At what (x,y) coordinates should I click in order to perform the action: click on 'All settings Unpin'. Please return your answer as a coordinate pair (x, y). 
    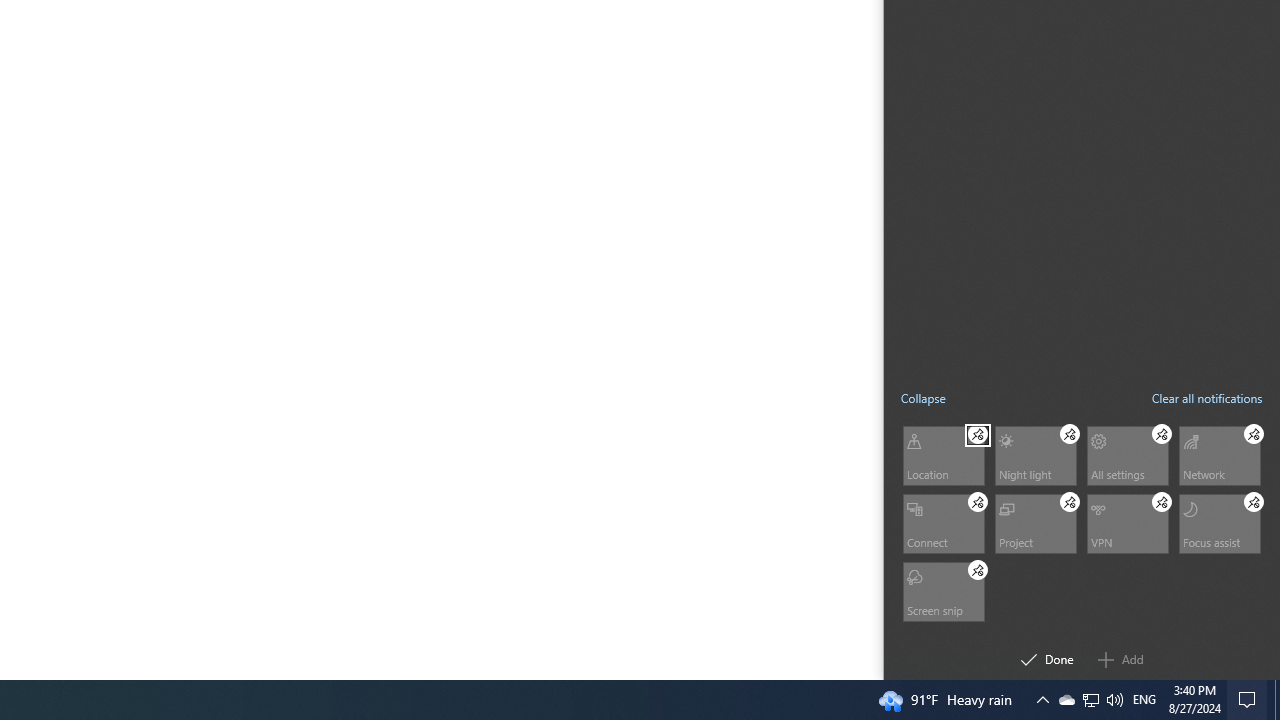
    Looking at the image, I should click on (1162, 433).